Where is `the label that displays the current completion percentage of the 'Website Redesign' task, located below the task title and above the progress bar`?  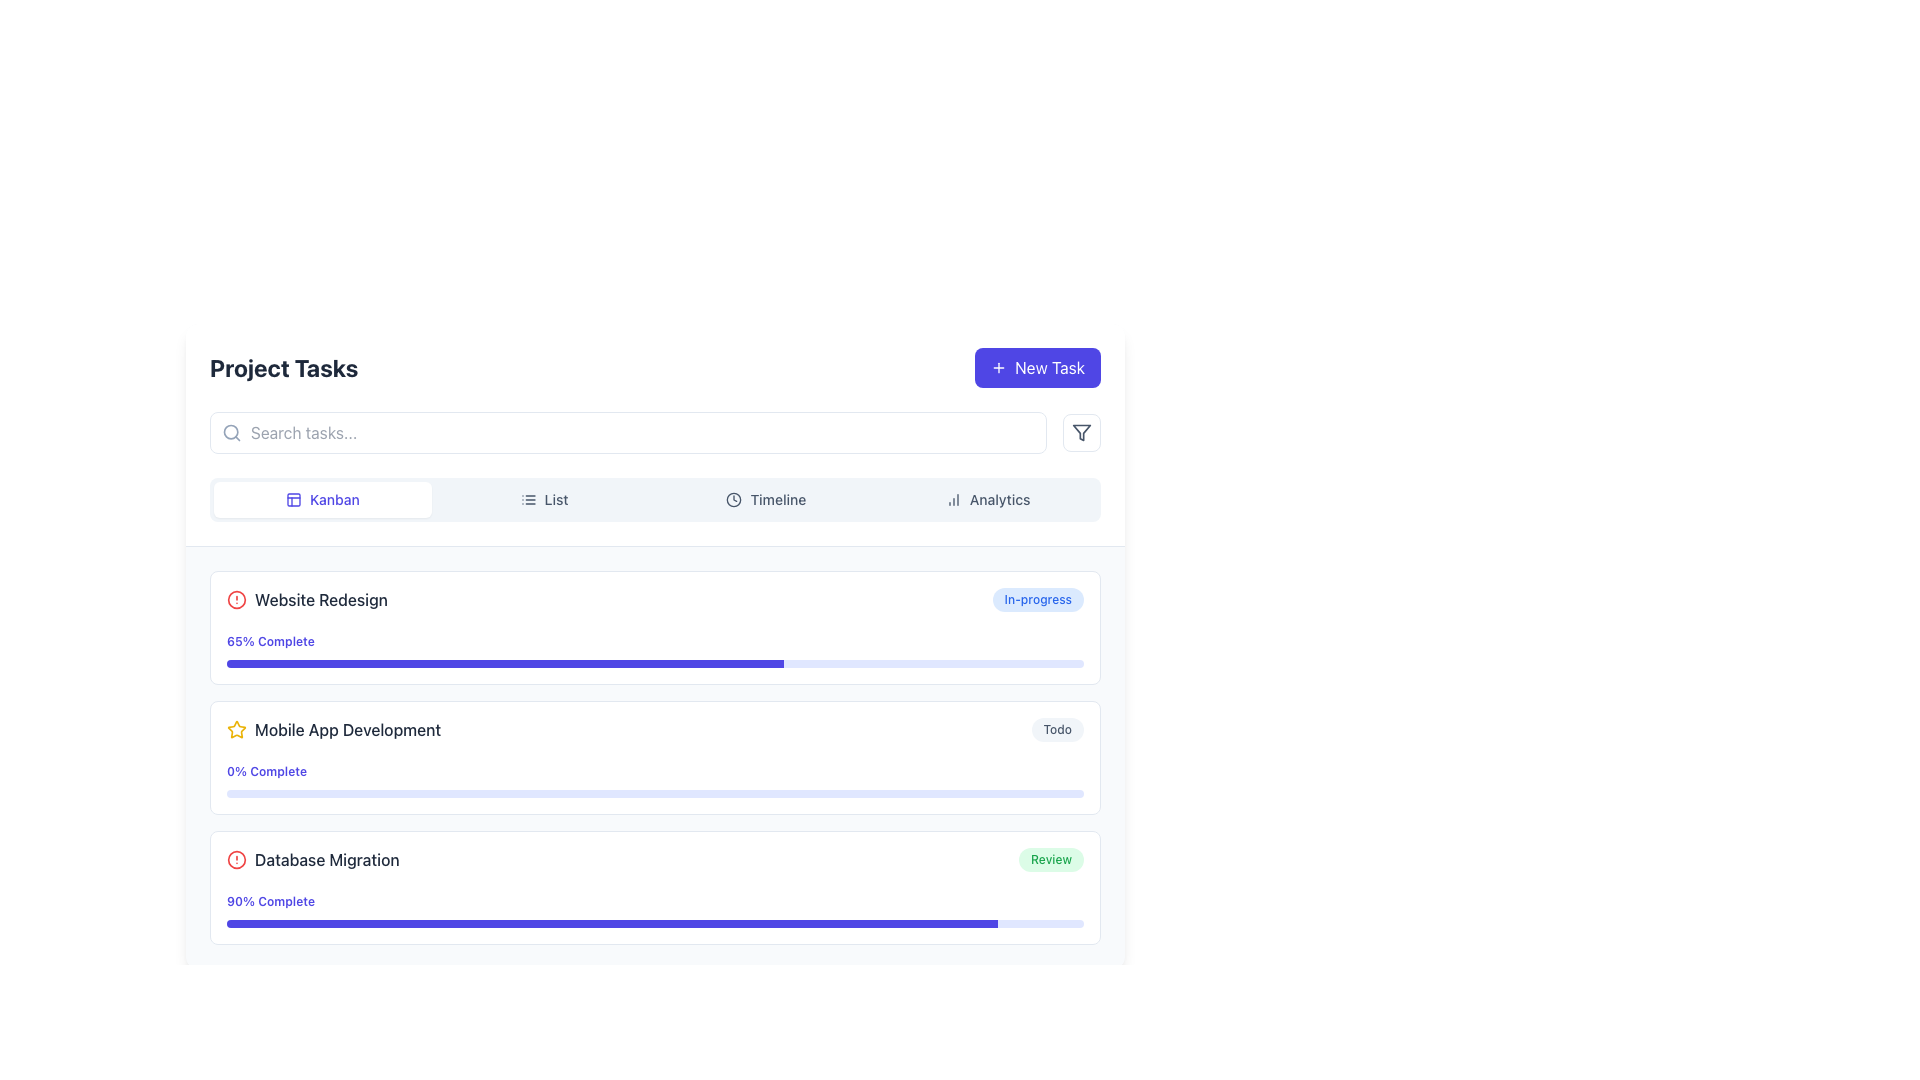
the label that displays the current completion percentage of the 'Website Redesign' task, located below the task title and above the progress bar is located at coordinates (269, 641).